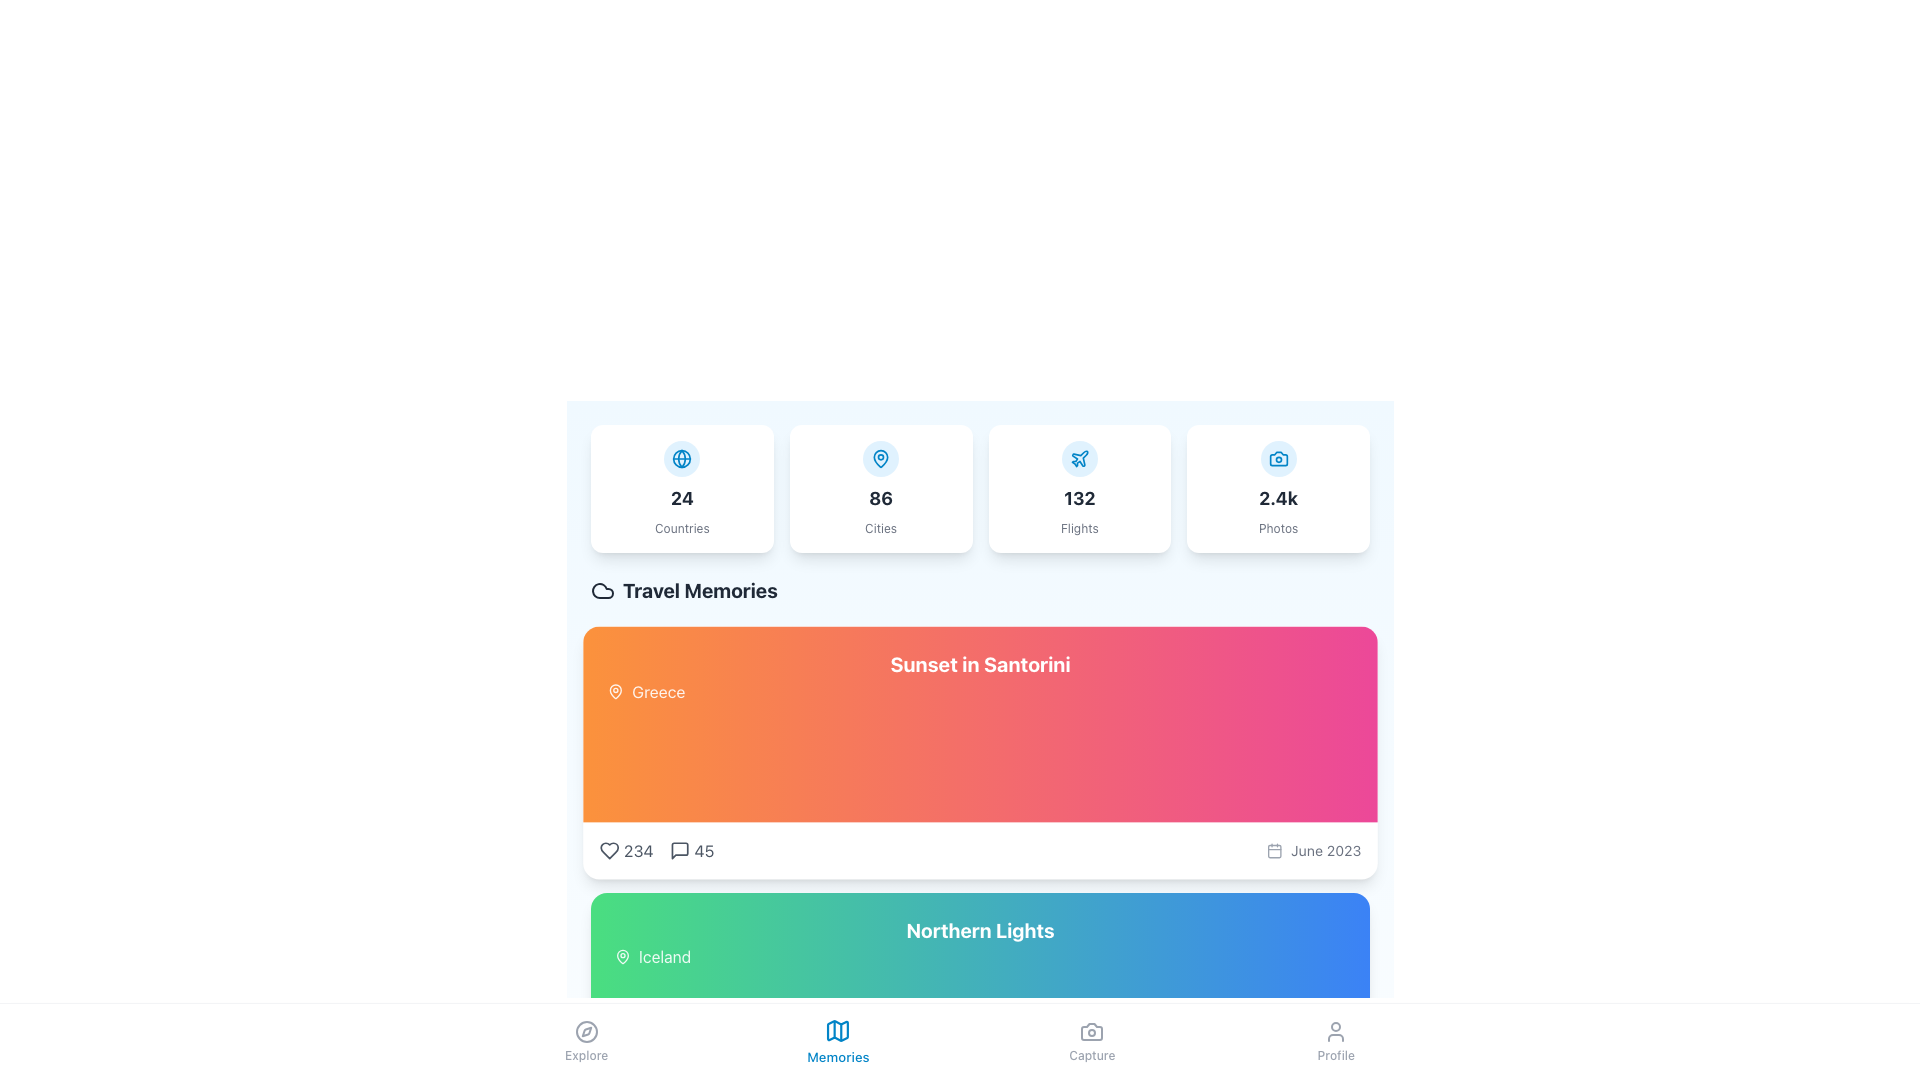  What do you see at coordinates (625, 850) in the screenshot?
I see `the heart icon button displaying '234' to like the content, which is located below the 'Sunset in Santorini' card and above the comment count indicator '45'` at bounding box center [625, 850].